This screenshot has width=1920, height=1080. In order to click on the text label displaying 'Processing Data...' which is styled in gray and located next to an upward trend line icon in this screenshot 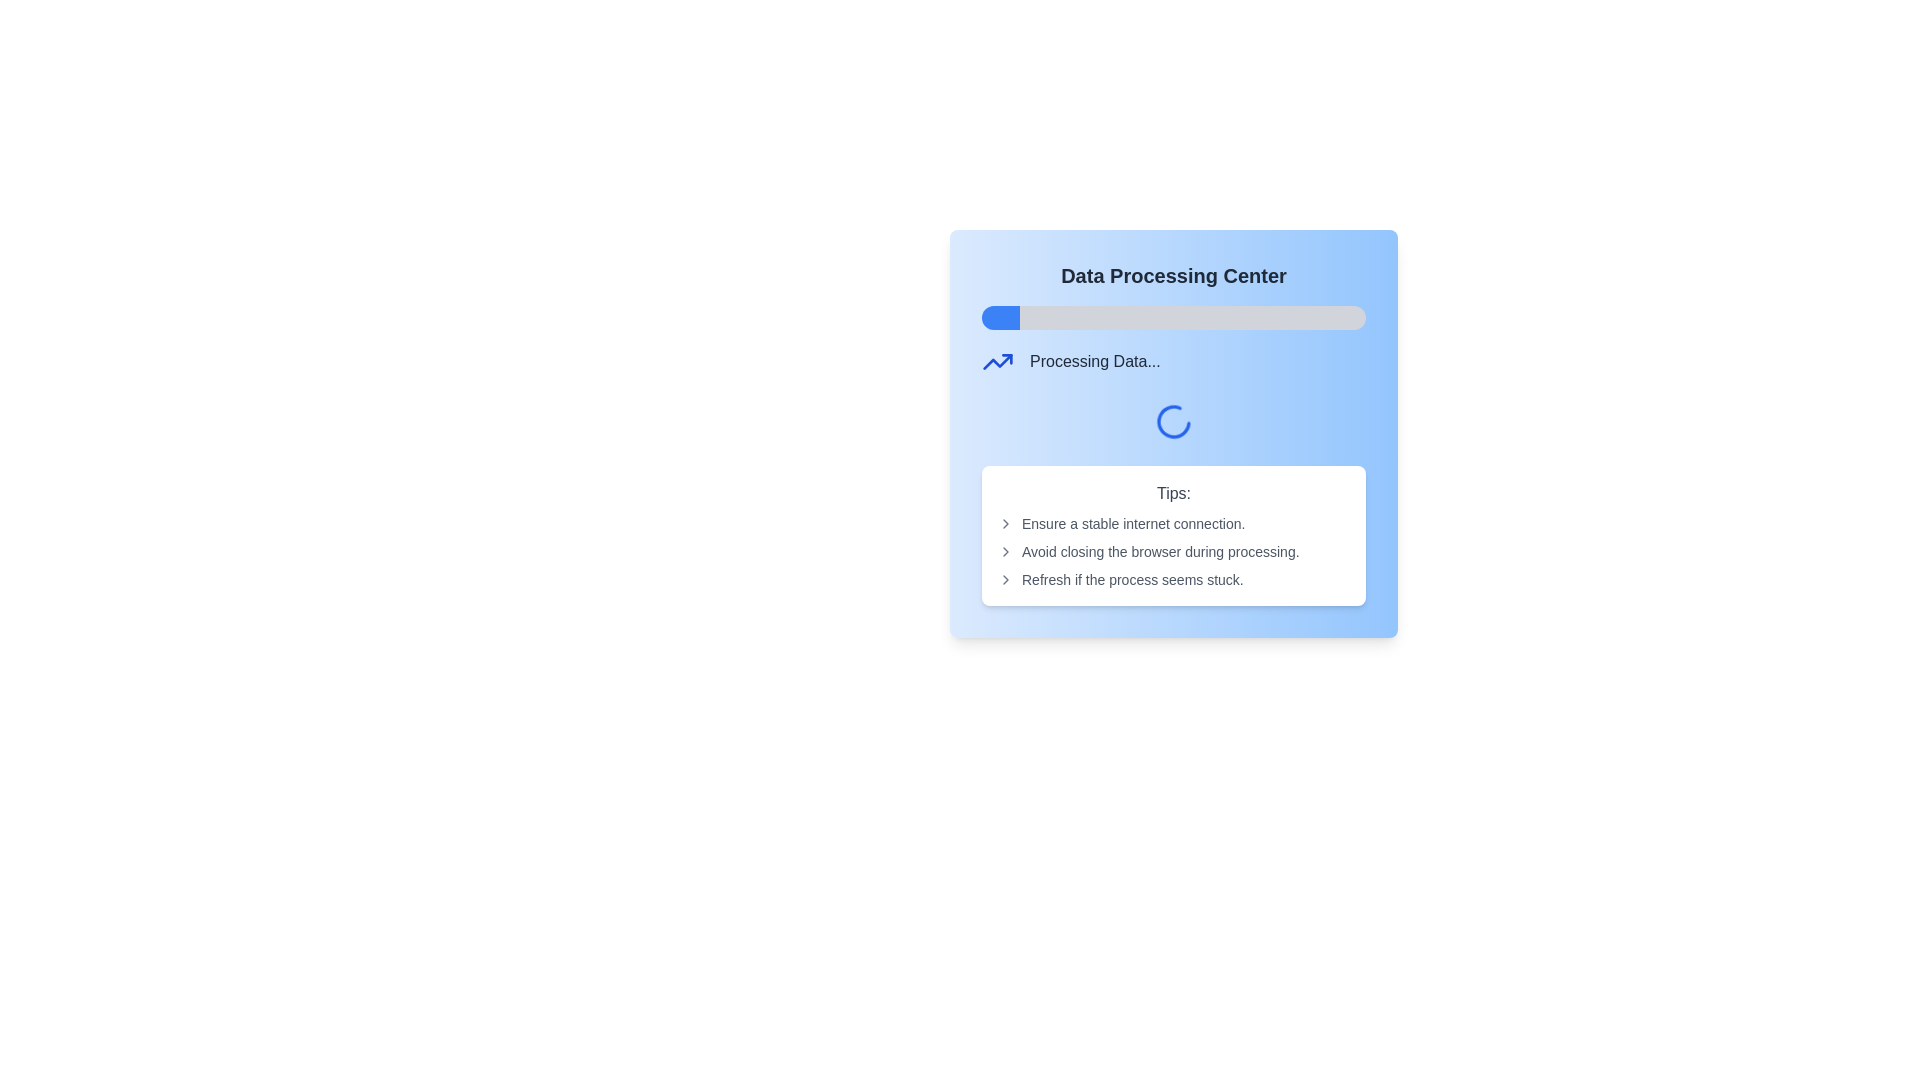, I will do `click(1094, 362)`.